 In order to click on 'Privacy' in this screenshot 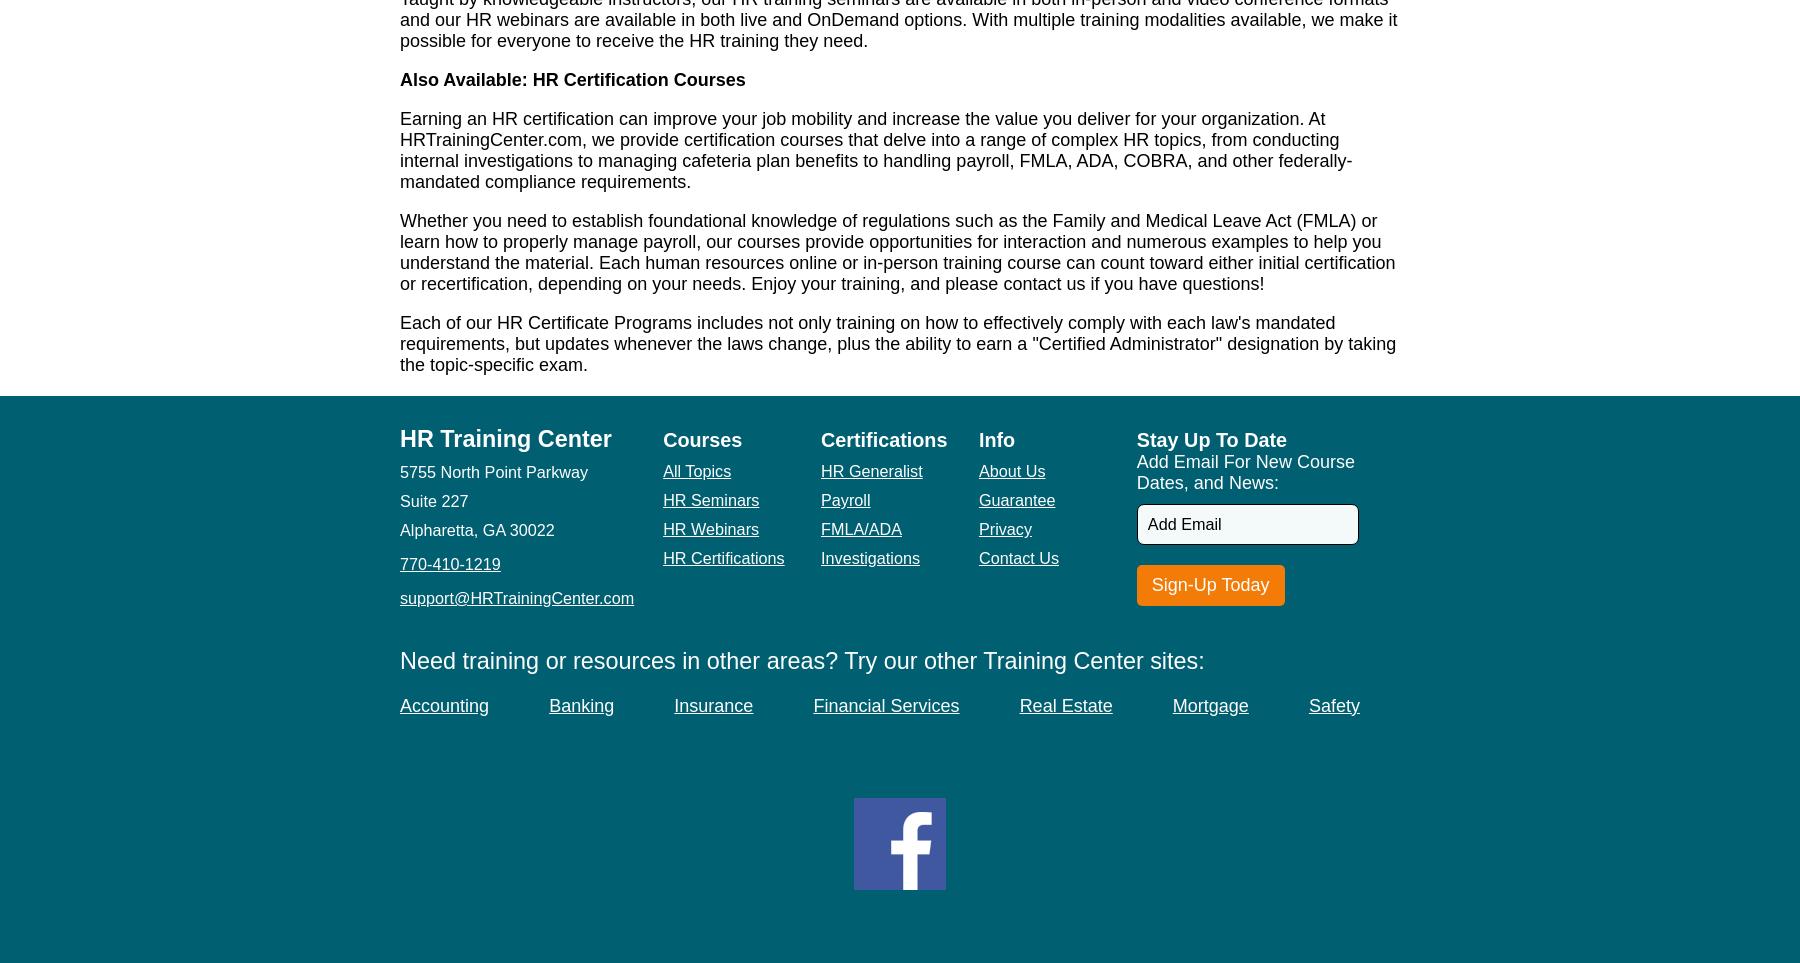, I will do `click(1003, 527)`.